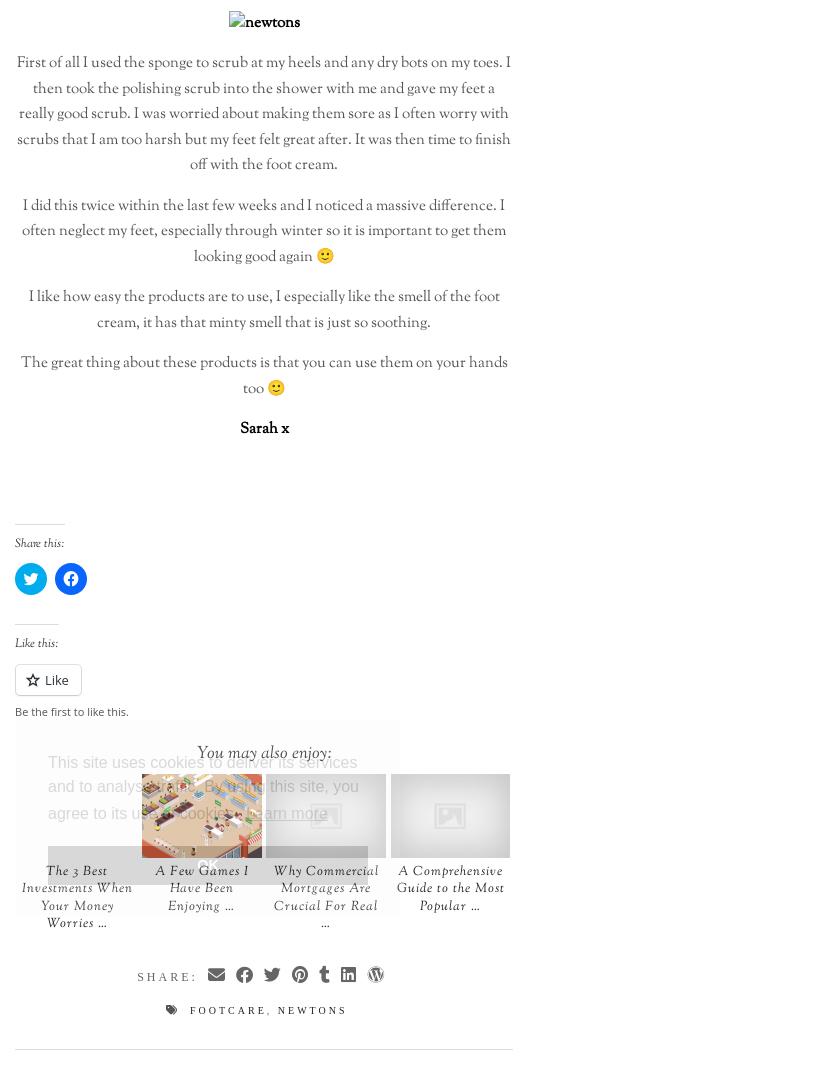  I want to click on 'Learn more', so click(284, 812).